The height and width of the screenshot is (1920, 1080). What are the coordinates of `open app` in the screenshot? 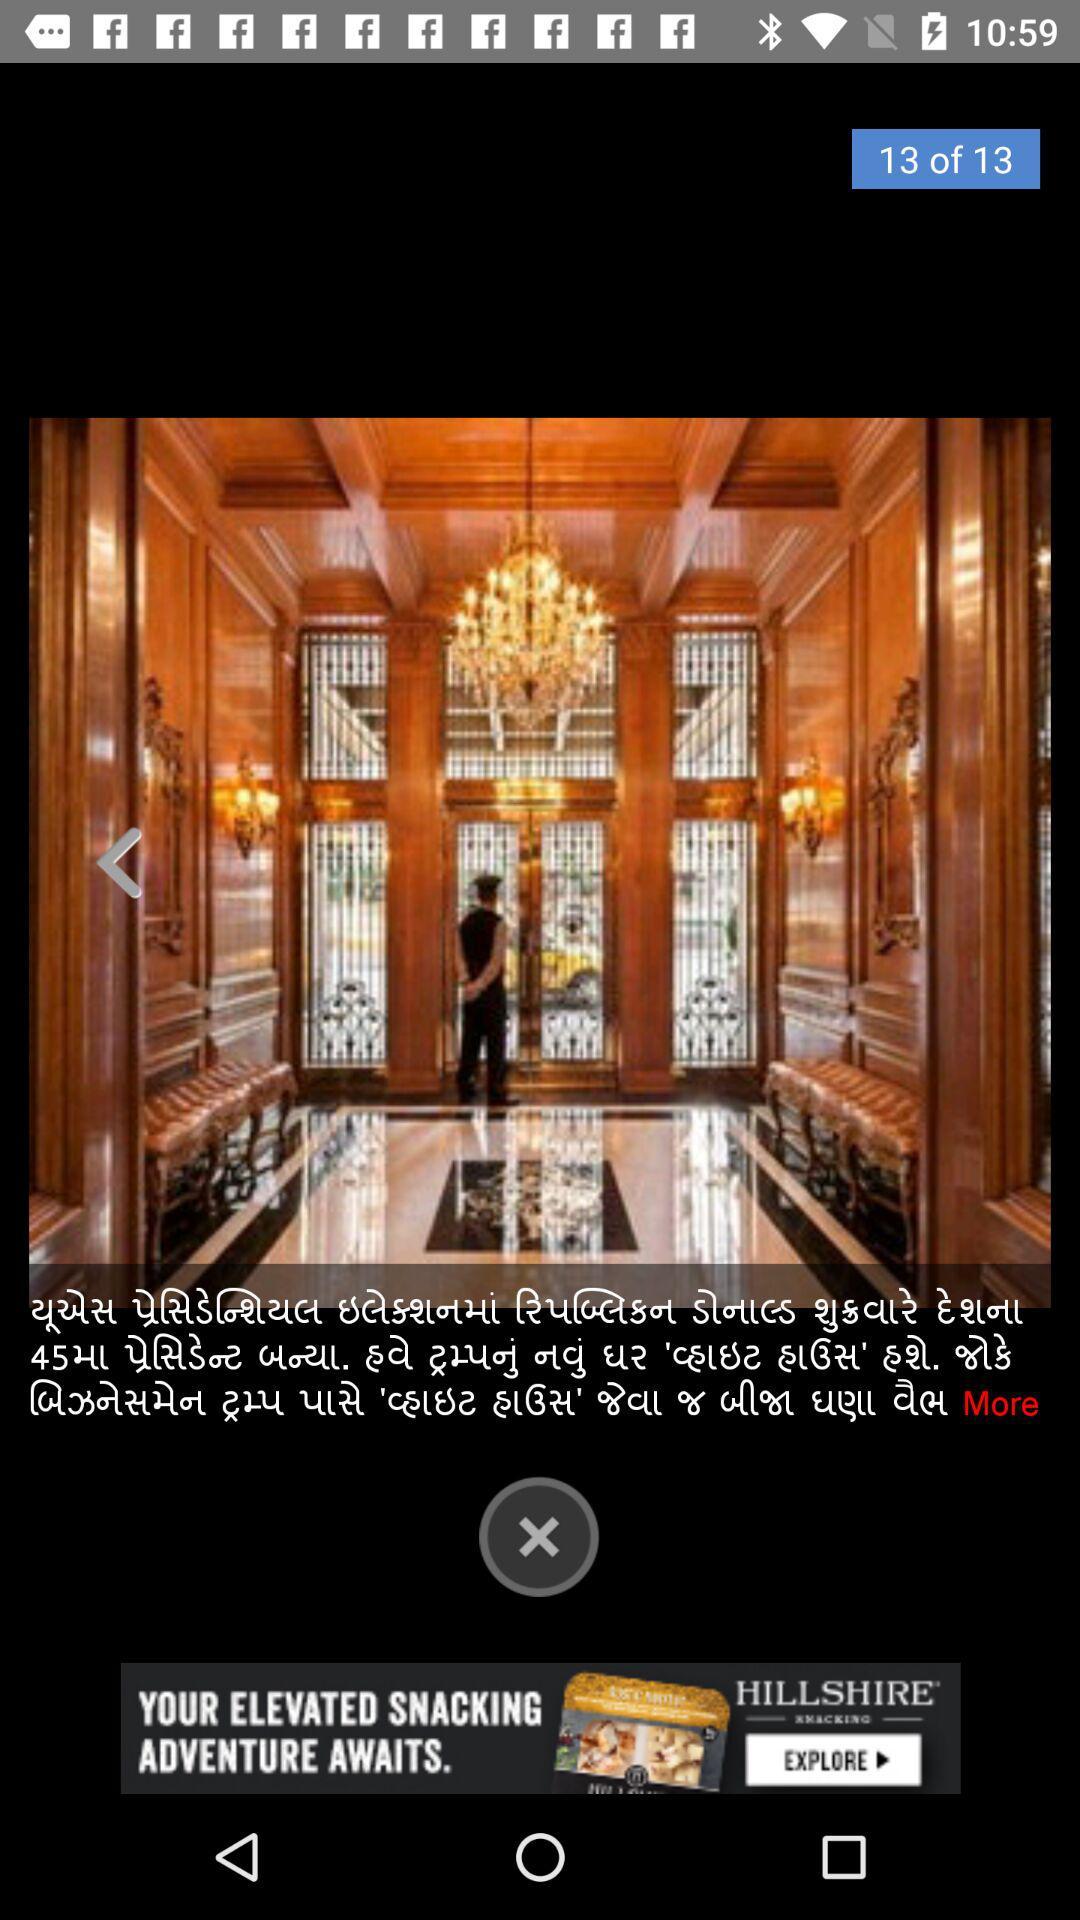 It's located at (540, 1727).